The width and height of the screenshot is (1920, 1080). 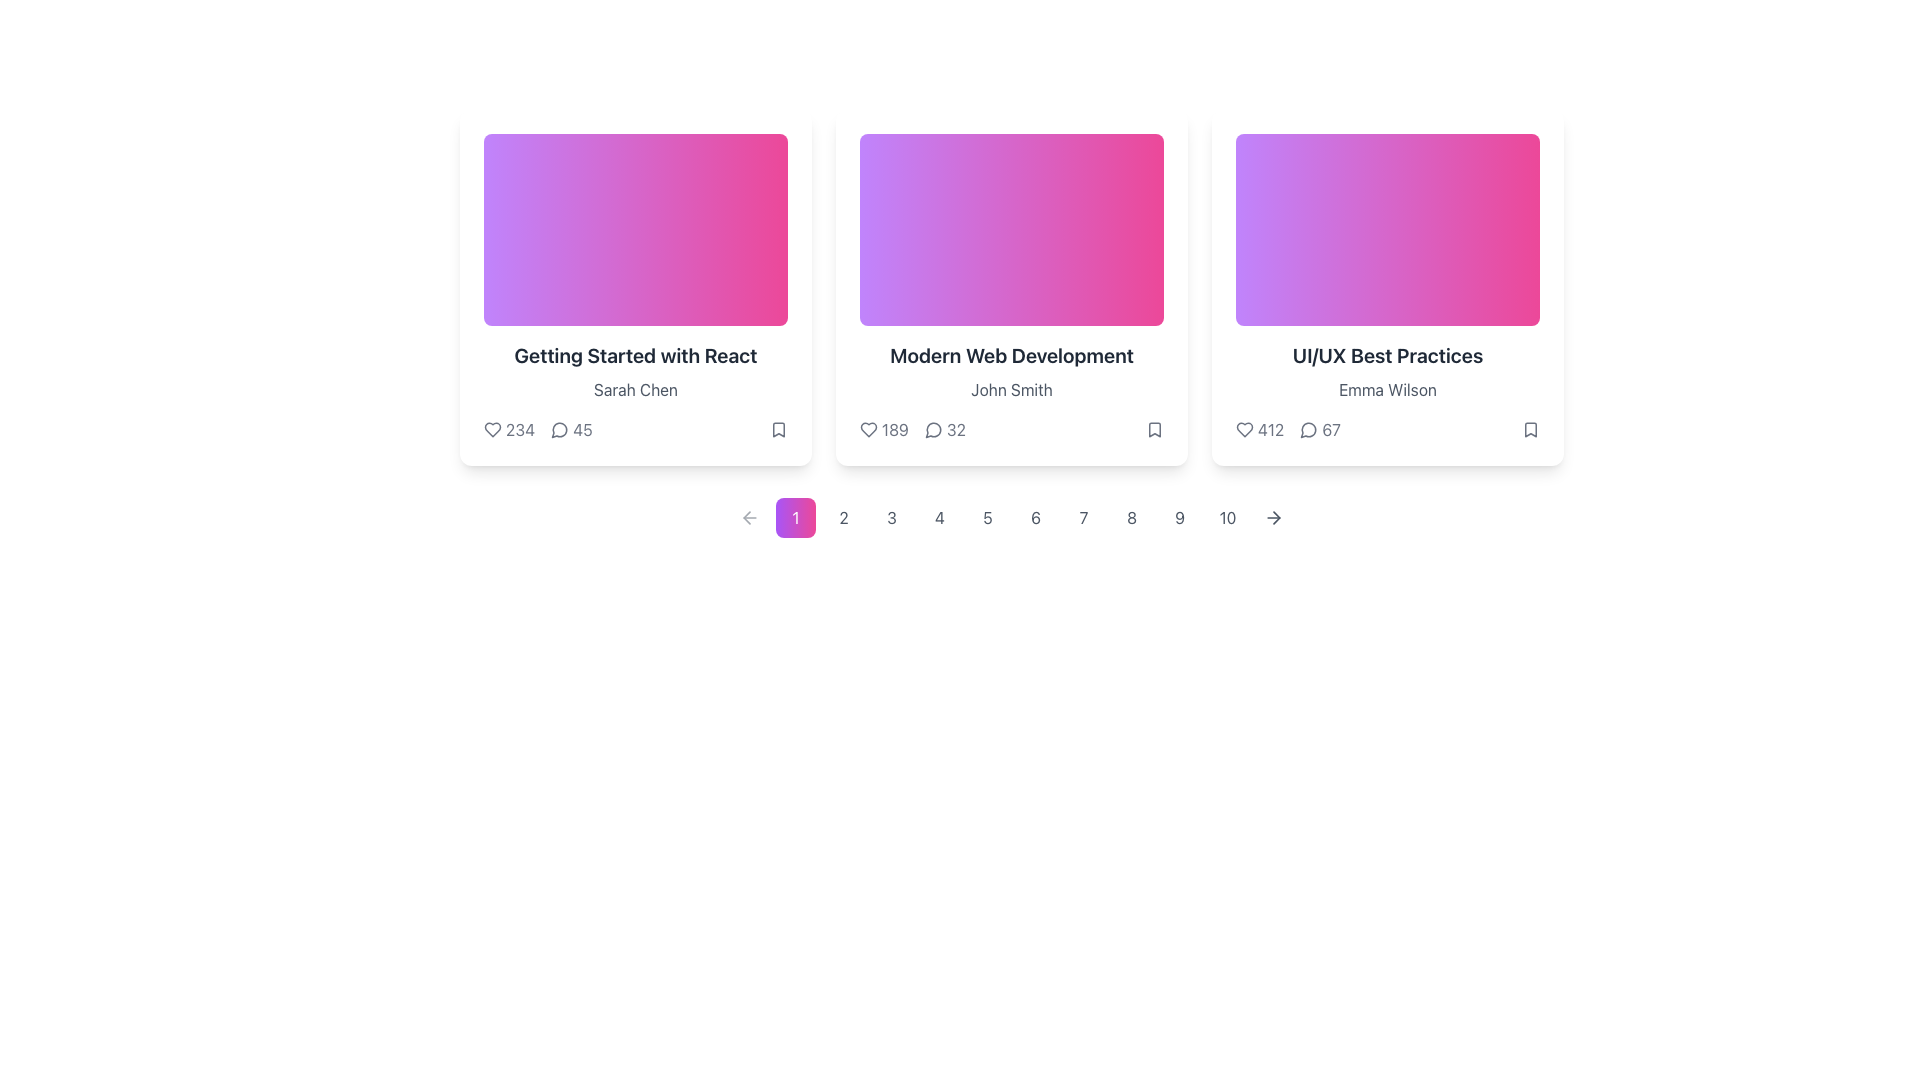 I want to click on the pagination button that navigates to page 10 to change its background color, so click(x=1227, y=516).